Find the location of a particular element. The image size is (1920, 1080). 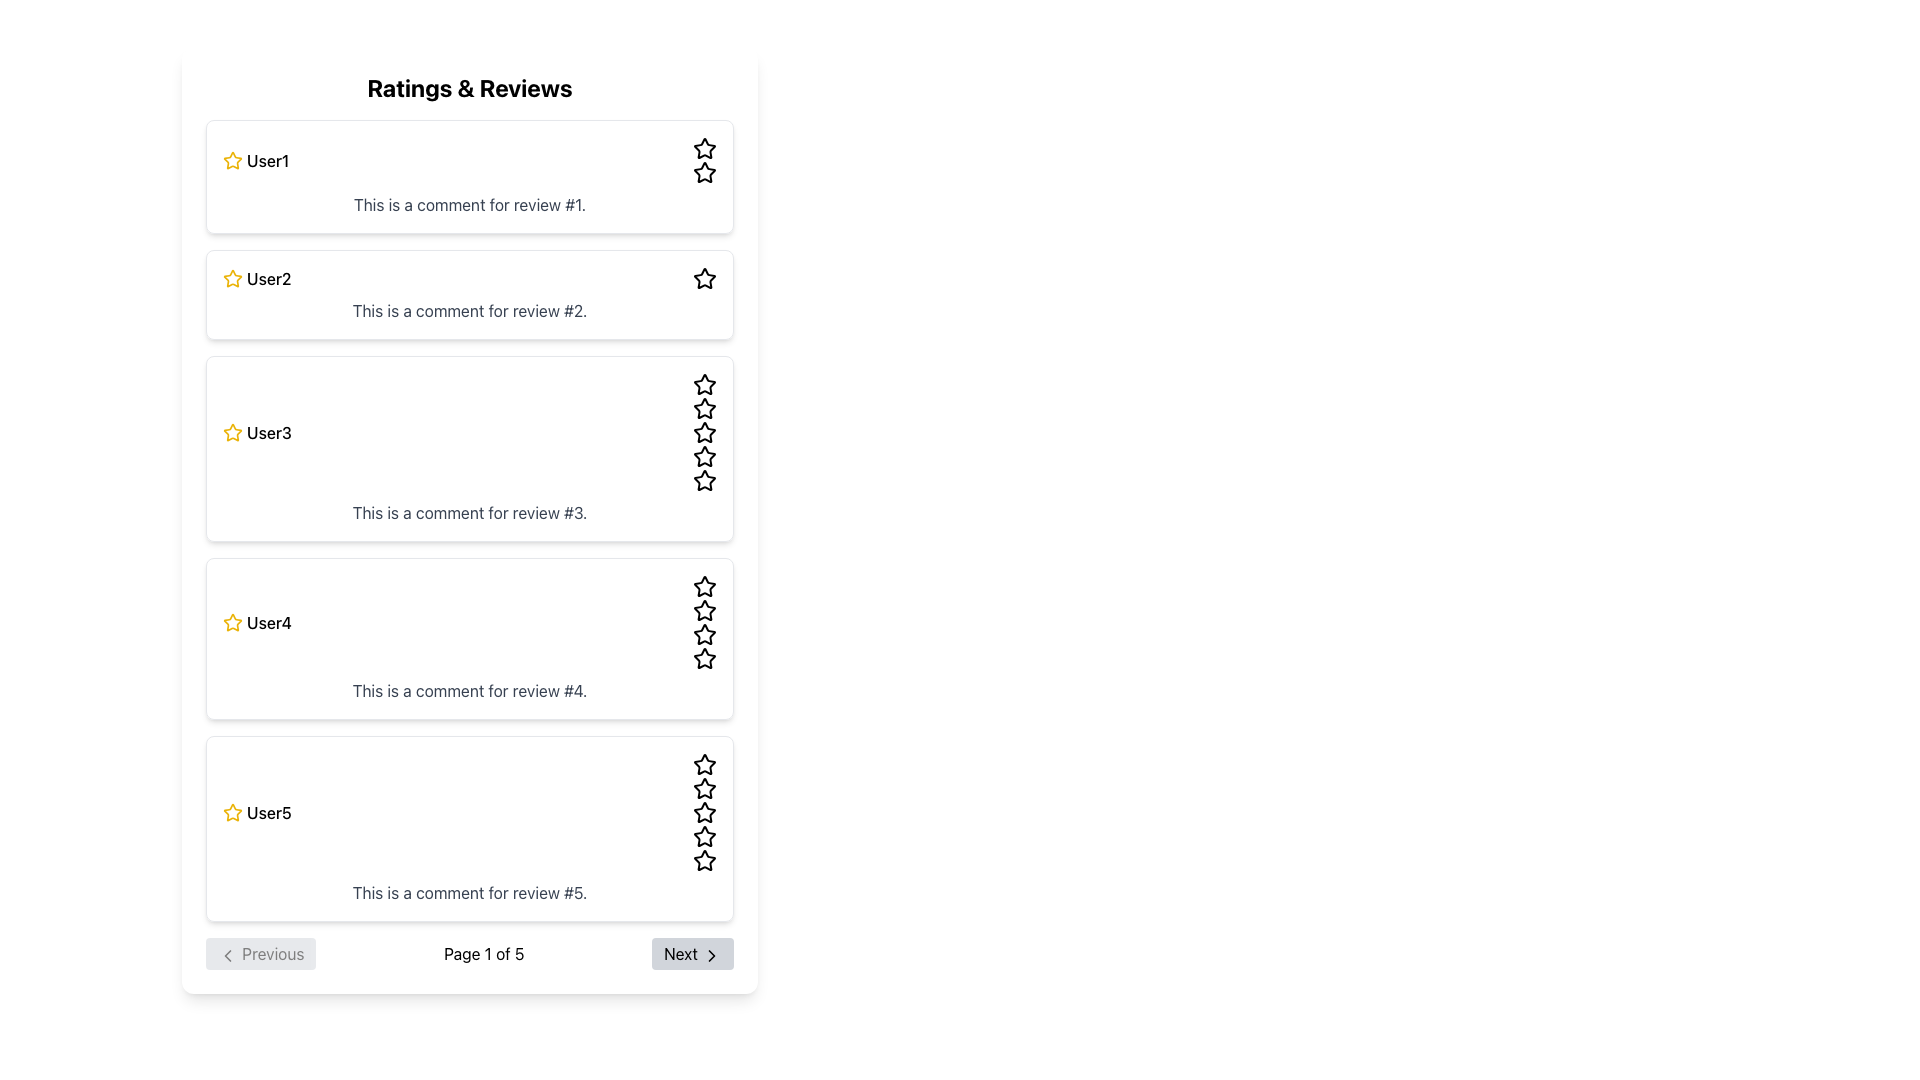

the button that navigates to the previous page, located at the bottom of the page to the left of 'Page 1 of 5' and 'Next', to trigger hover effects is located at coordinates (260, 952).